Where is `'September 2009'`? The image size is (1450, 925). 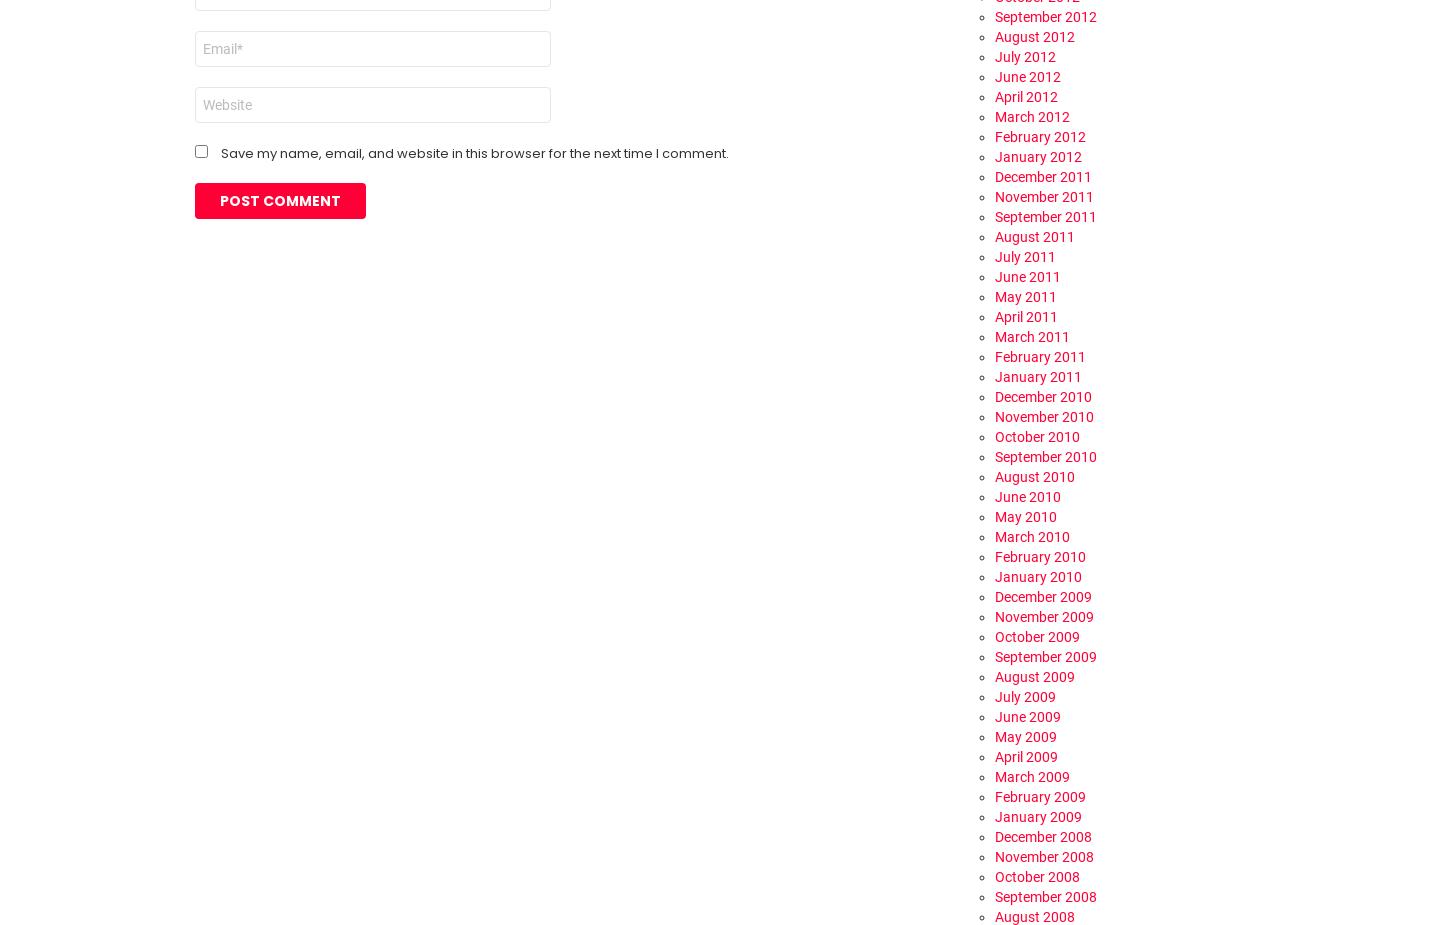 'September 2009' is located at coordinates (994, 656).